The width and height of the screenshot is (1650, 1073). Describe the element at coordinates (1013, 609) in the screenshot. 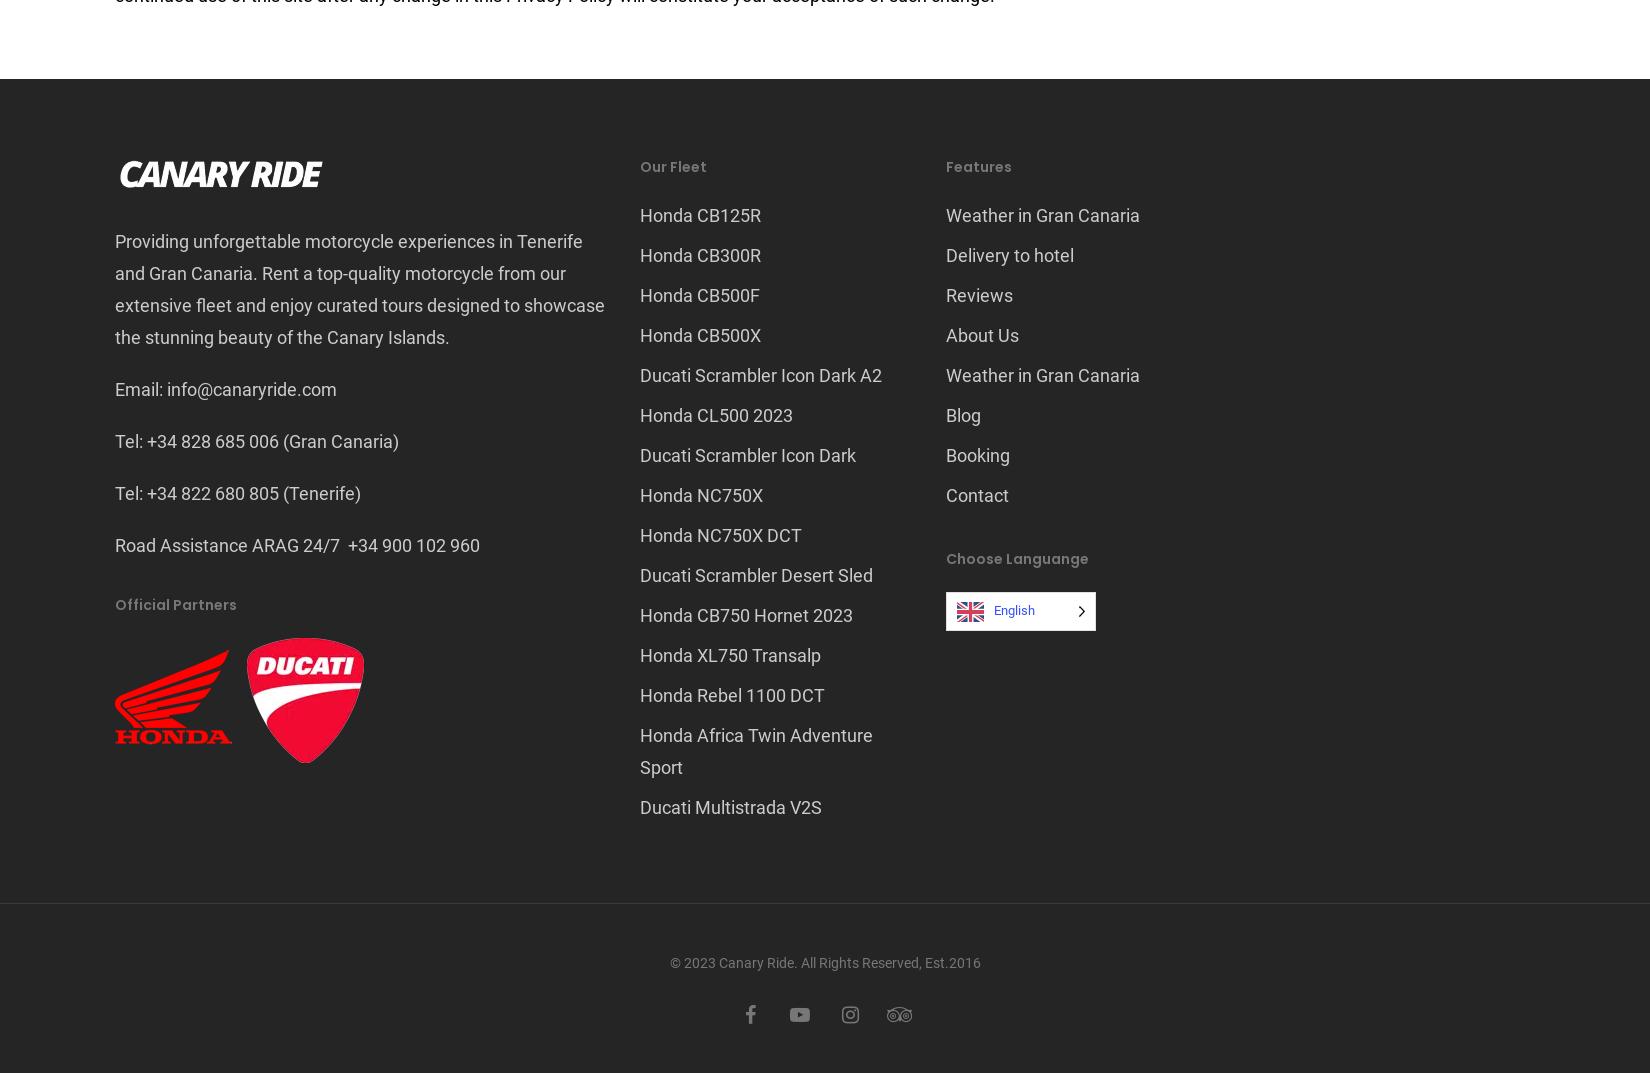

I see `'English'` at that location.